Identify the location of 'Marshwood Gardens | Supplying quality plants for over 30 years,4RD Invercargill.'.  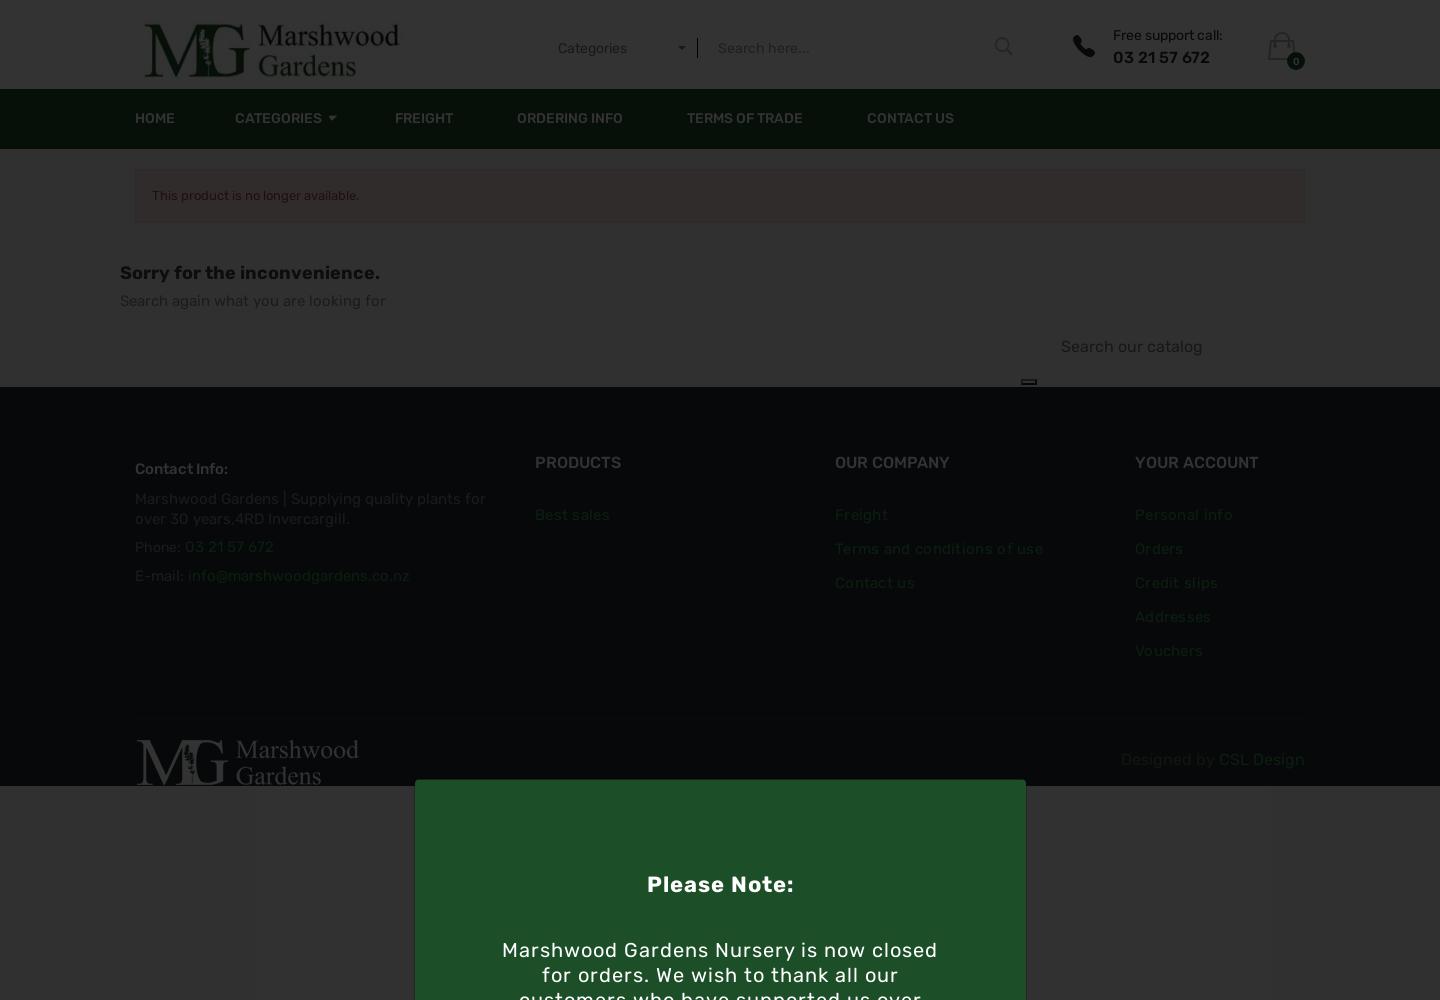
(310, 509).